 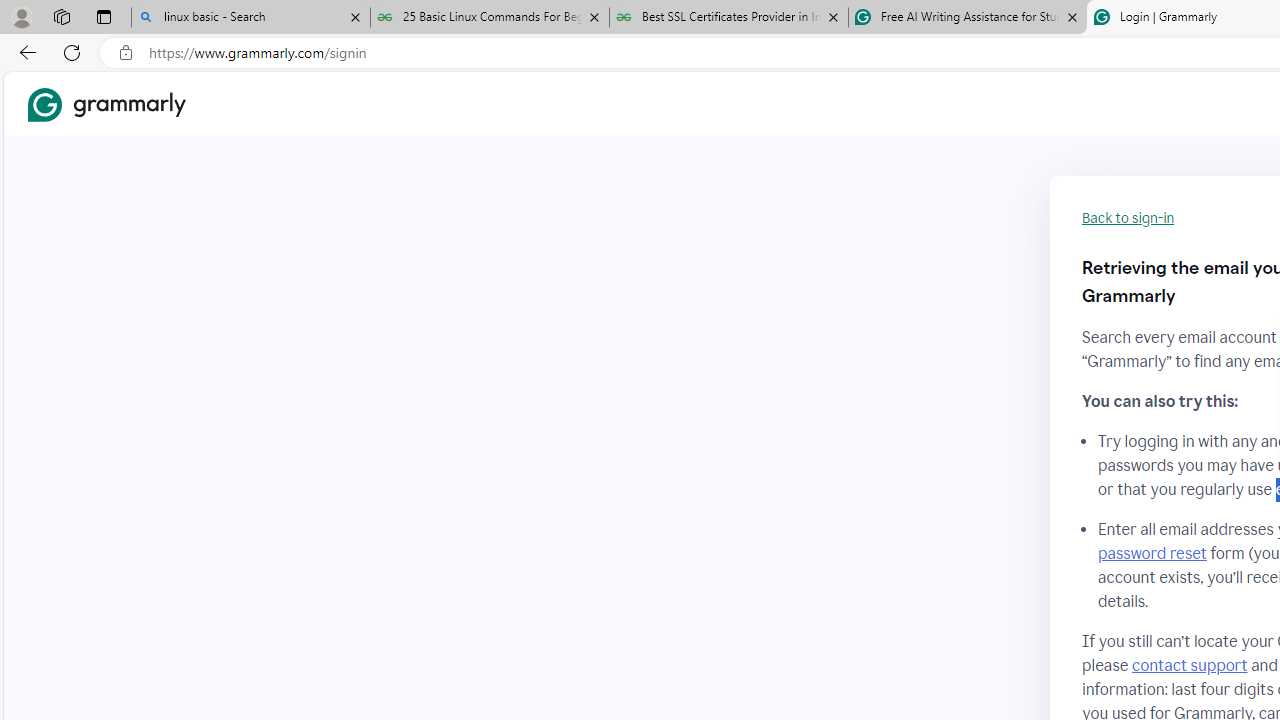 I want to click on 'Grammarly Home', so click(x=105, y=104).